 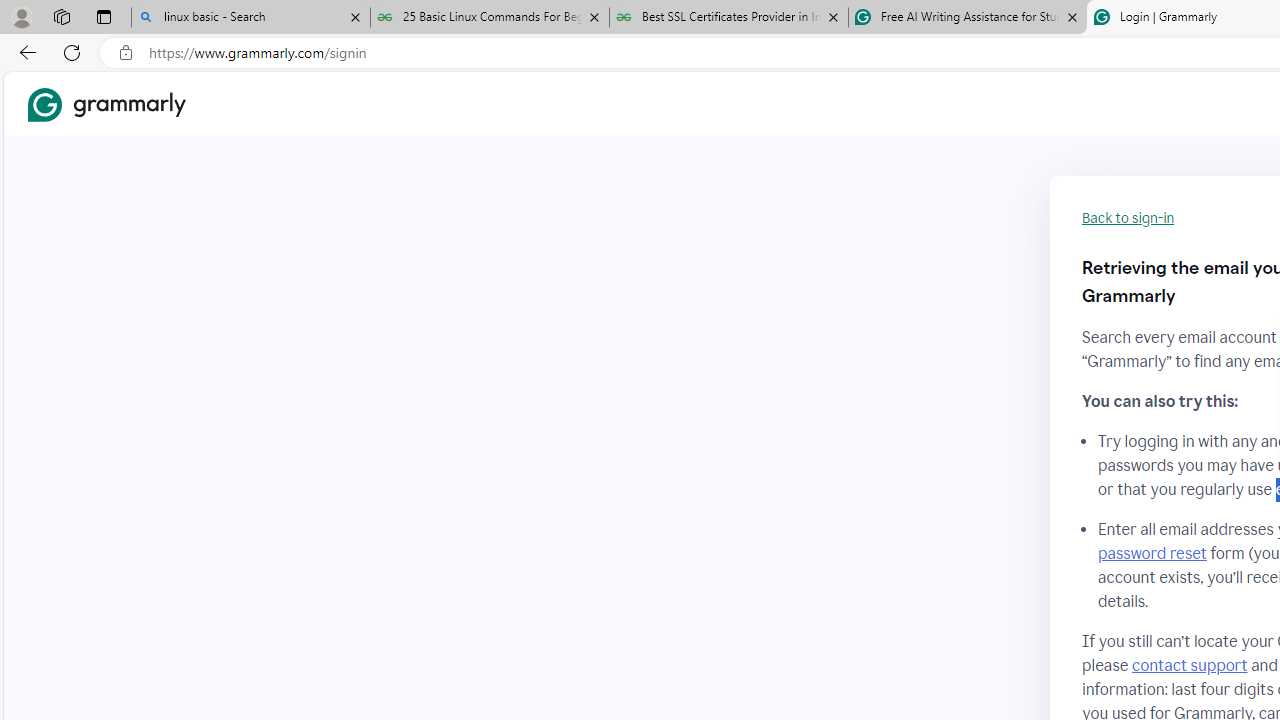 I want to click on 'Grammarly Home', so click(x=105, y=104).